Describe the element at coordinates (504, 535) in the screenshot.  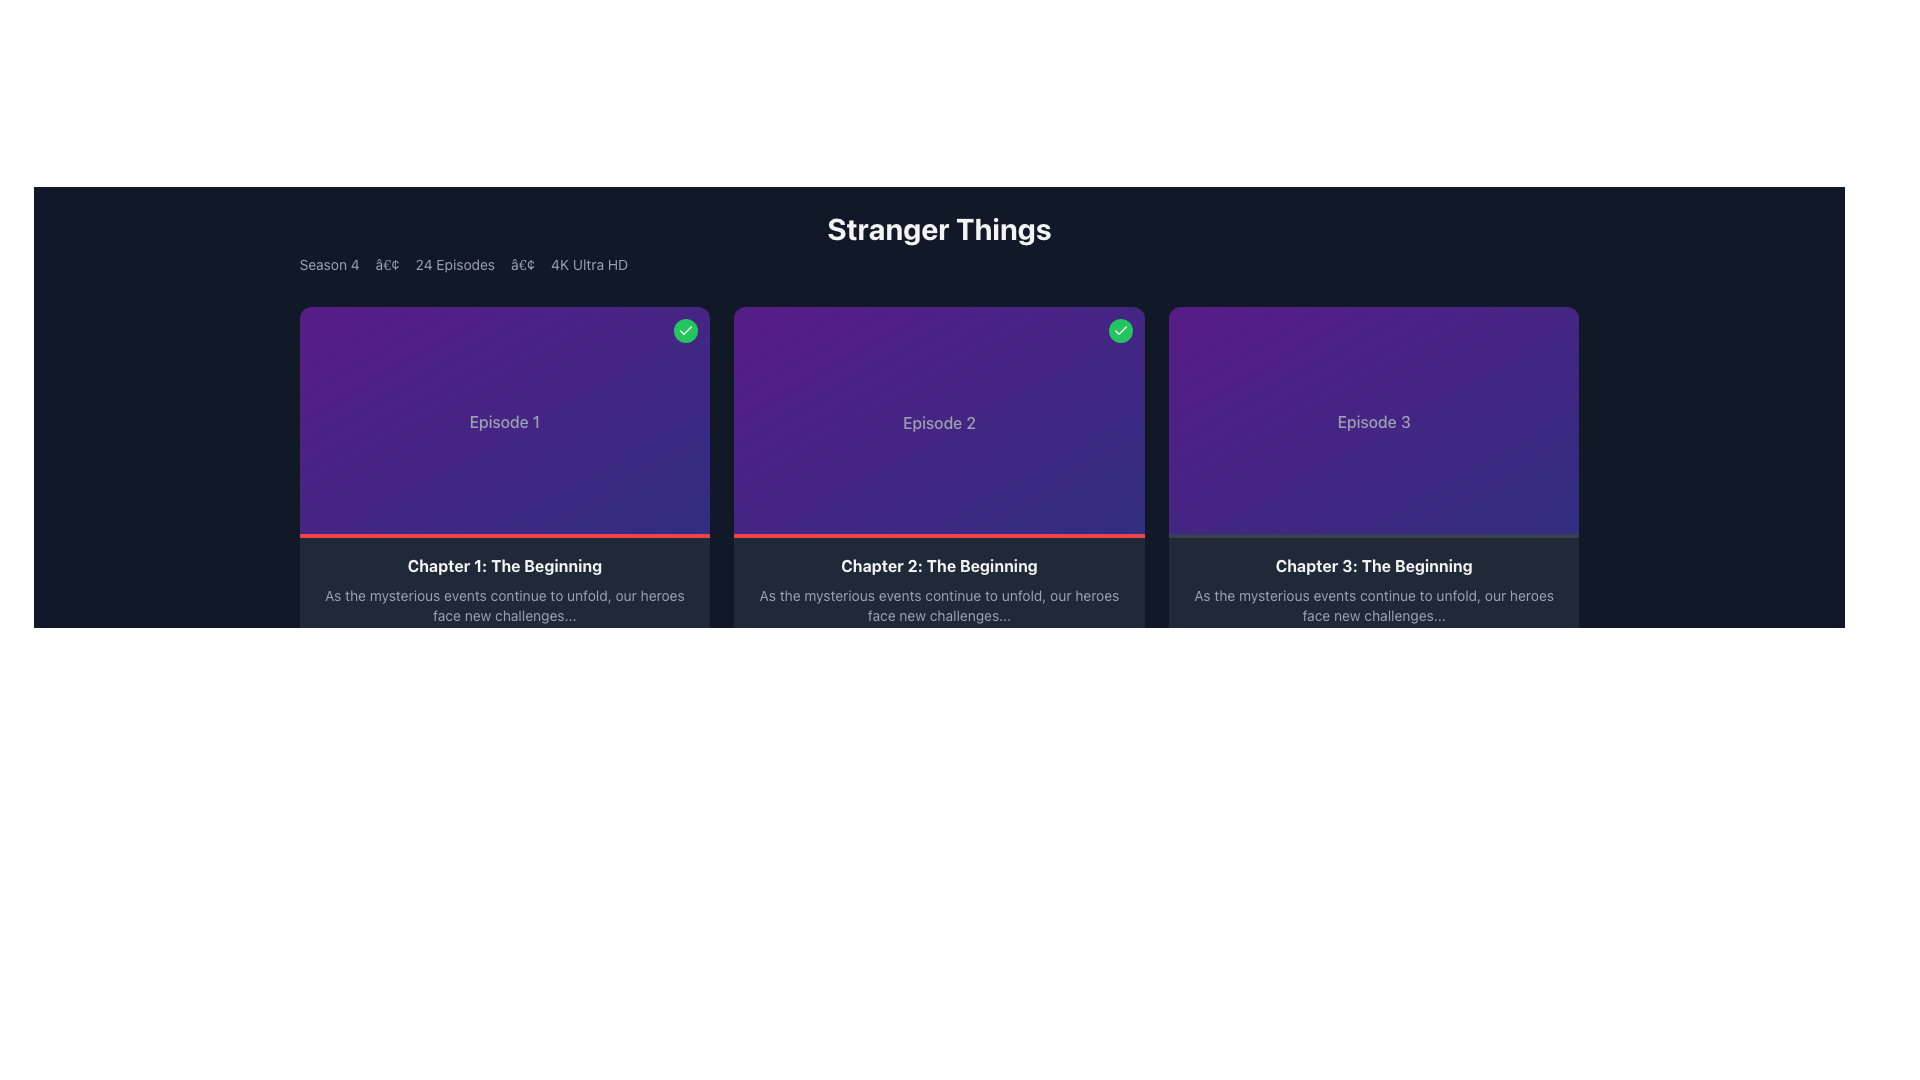
I see `the thin progress bar located at the bottom of the card displaying 'Episode 1'` at that location.